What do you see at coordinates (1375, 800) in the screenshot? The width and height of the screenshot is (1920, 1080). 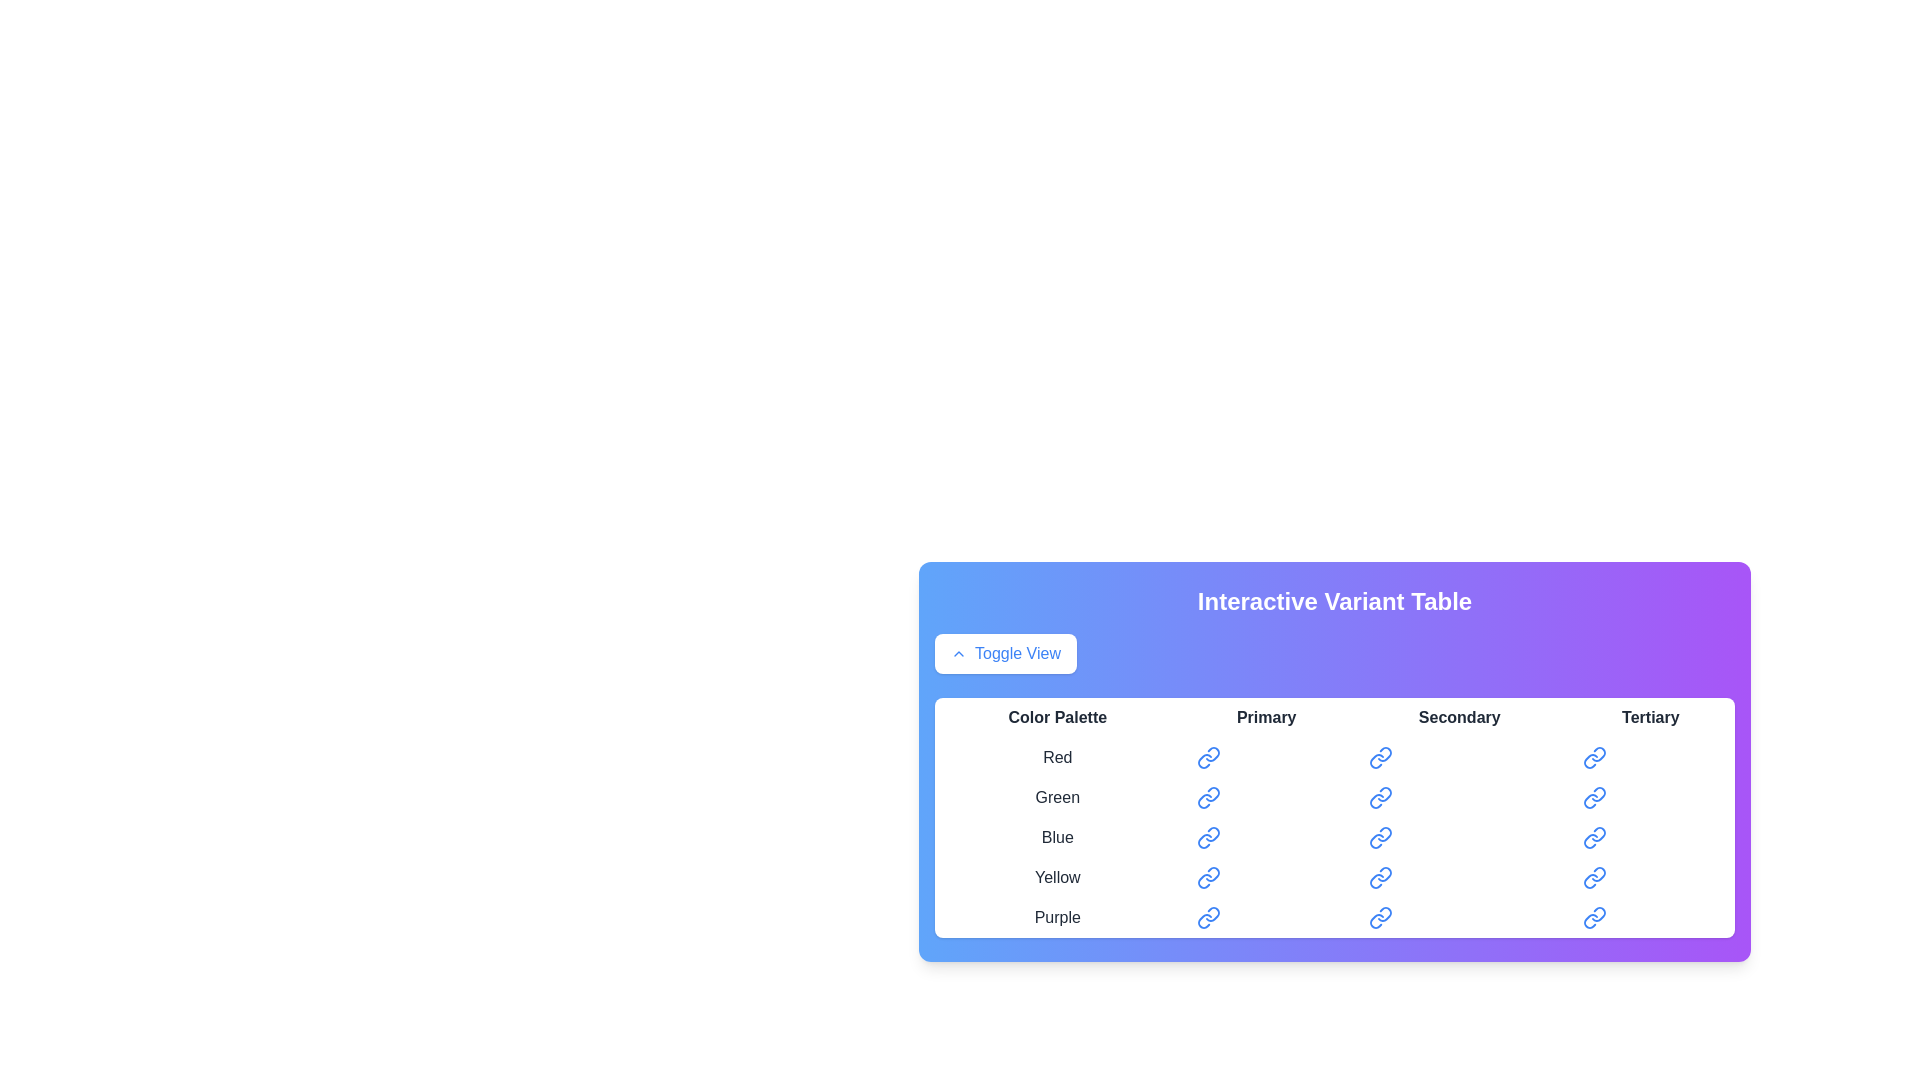 I see `the chain icon located in the 'Interactive Variant Table' section, specifically in the row for 'Green' under the 'Secondary' column, to interpret its representation for UI understanding` at bounding box center [1375, 800].